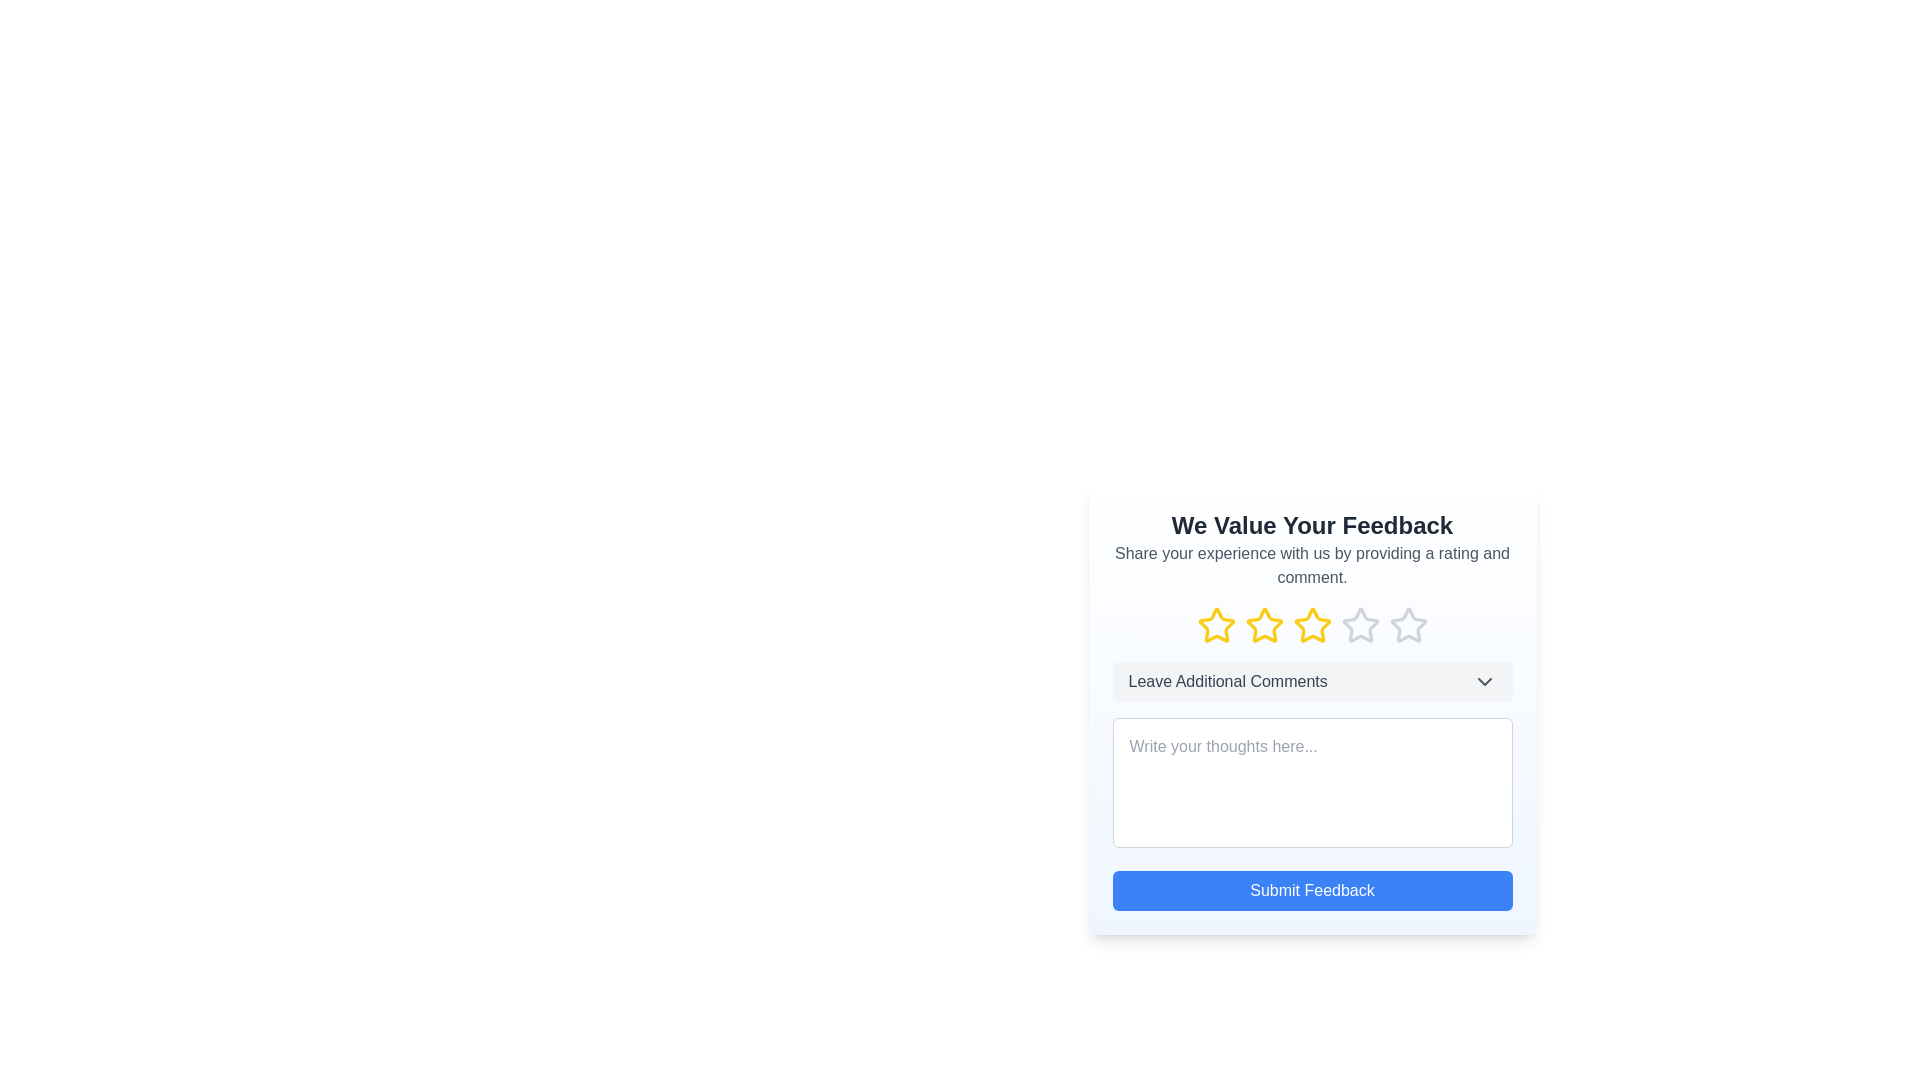  Describe the element at coordinates (1360, 624) in the screenshot. I see `the fourth star in the five-star rating system` at that location.